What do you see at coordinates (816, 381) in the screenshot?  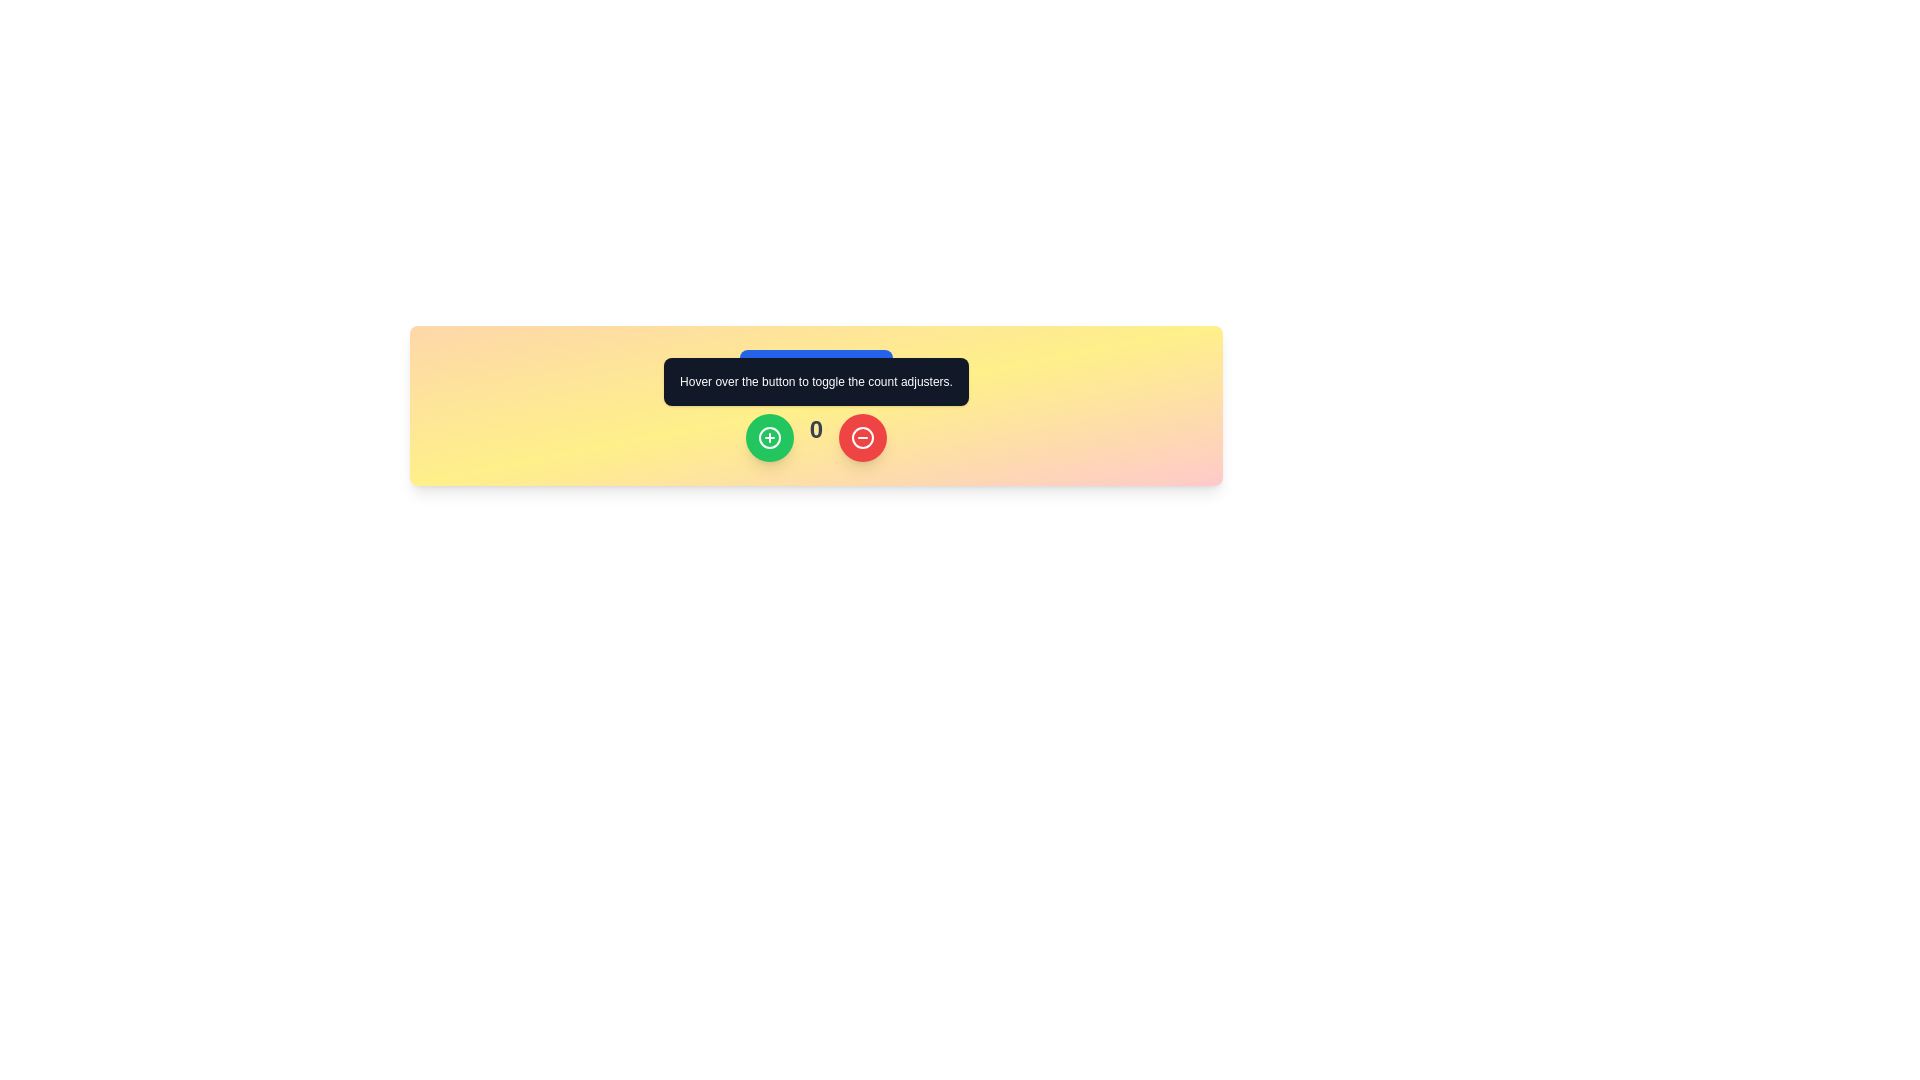 I see `the tooltip box with a dark gray background that displays the message 'Hover over the button to toggle the count adjusters.' which is positioned above the blue button labeled 'Tooltip Trigger'` at bounding box center [816, 381].